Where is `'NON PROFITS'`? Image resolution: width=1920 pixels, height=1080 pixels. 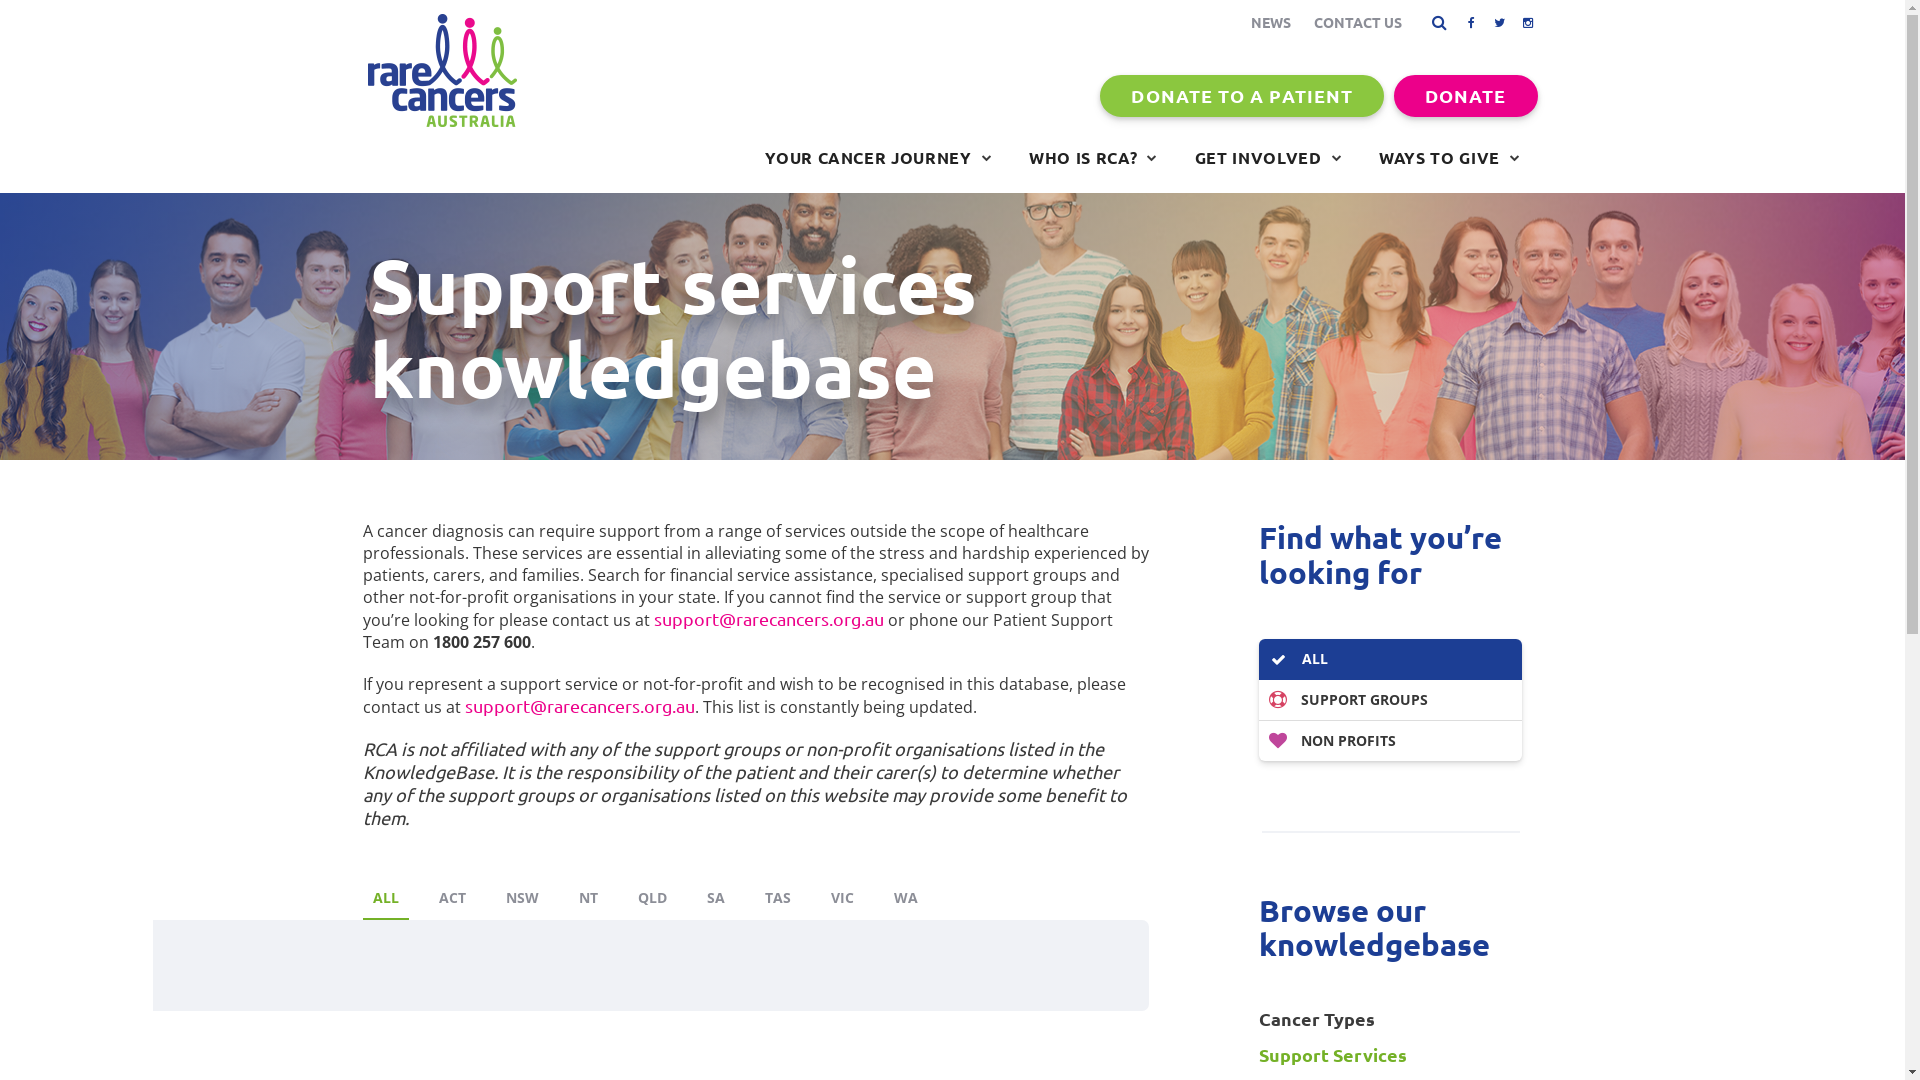 'NON PROFITS' is located at coordinates (1389, 740).